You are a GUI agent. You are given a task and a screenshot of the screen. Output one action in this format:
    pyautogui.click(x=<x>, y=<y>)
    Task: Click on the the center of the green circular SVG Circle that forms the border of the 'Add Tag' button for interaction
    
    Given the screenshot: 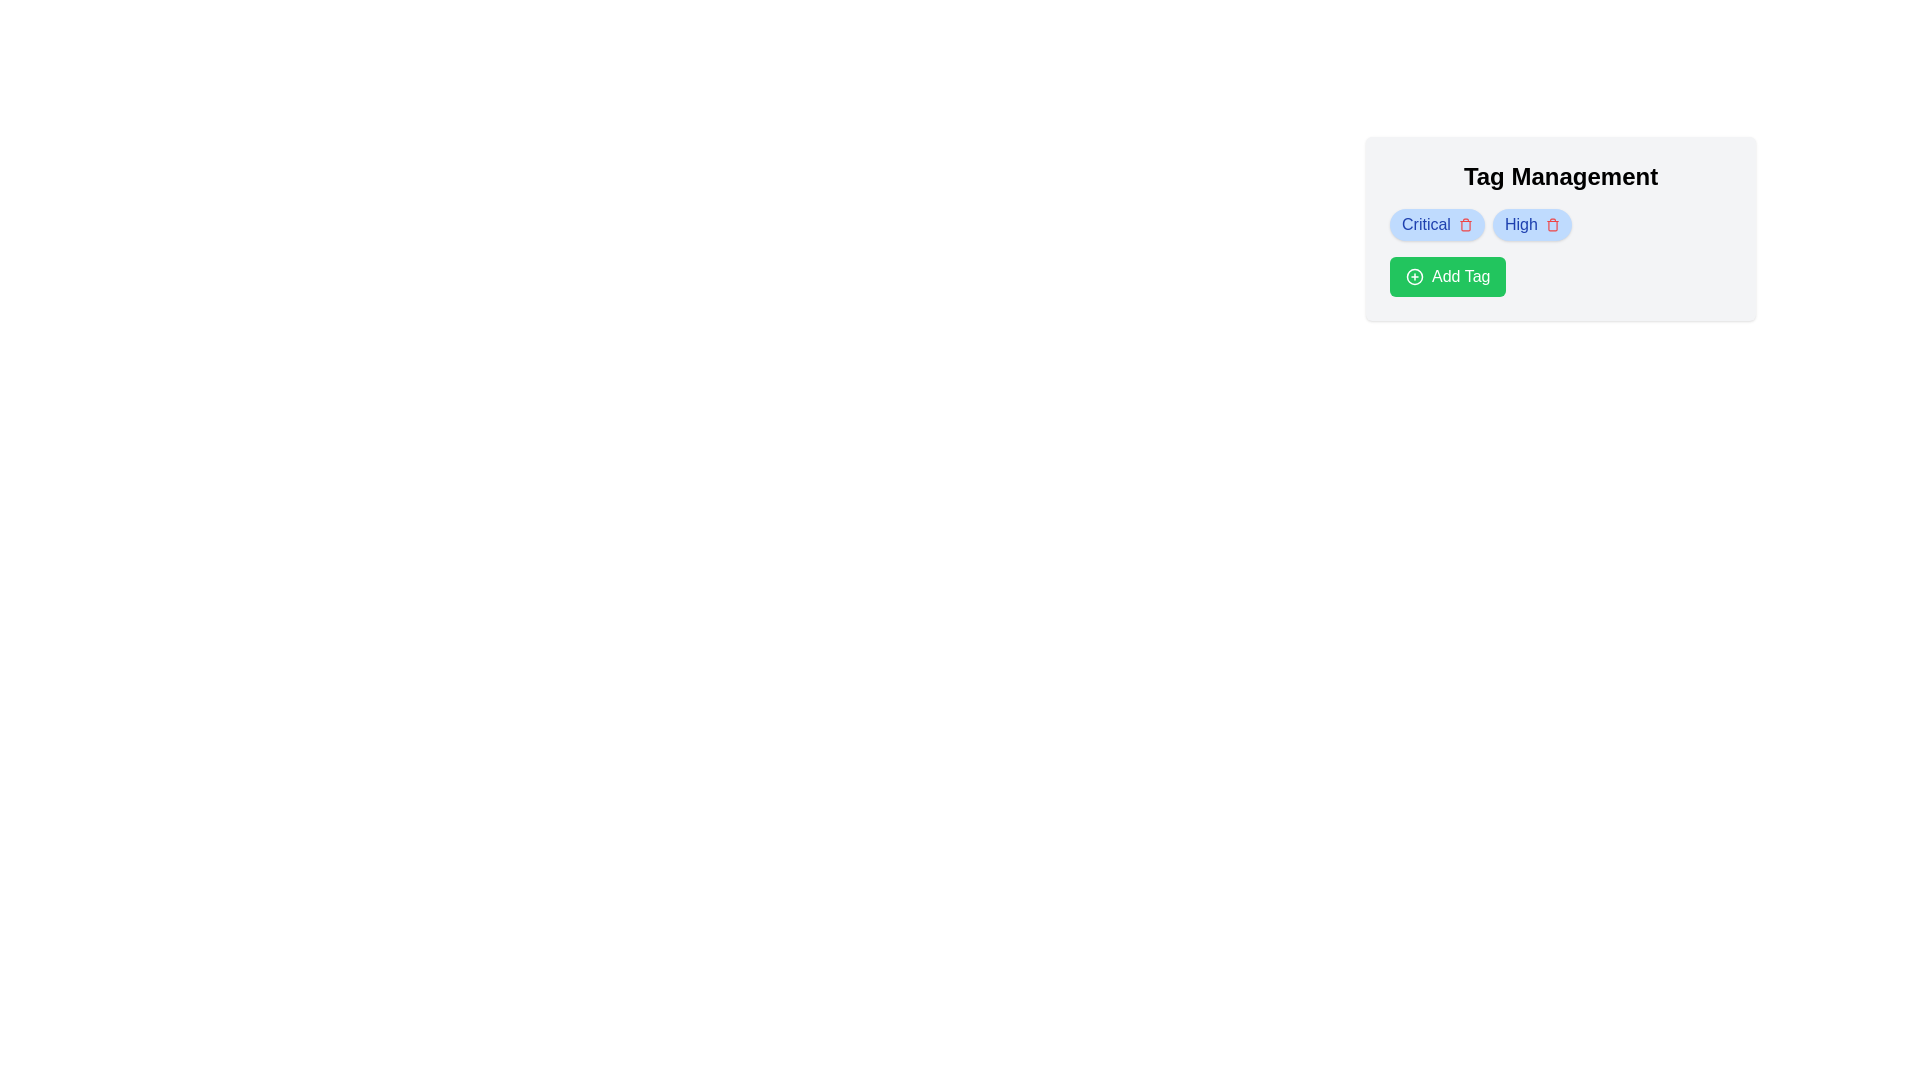 What is the action you would take?
    pyautogui.click(x=1414, y=277)
    